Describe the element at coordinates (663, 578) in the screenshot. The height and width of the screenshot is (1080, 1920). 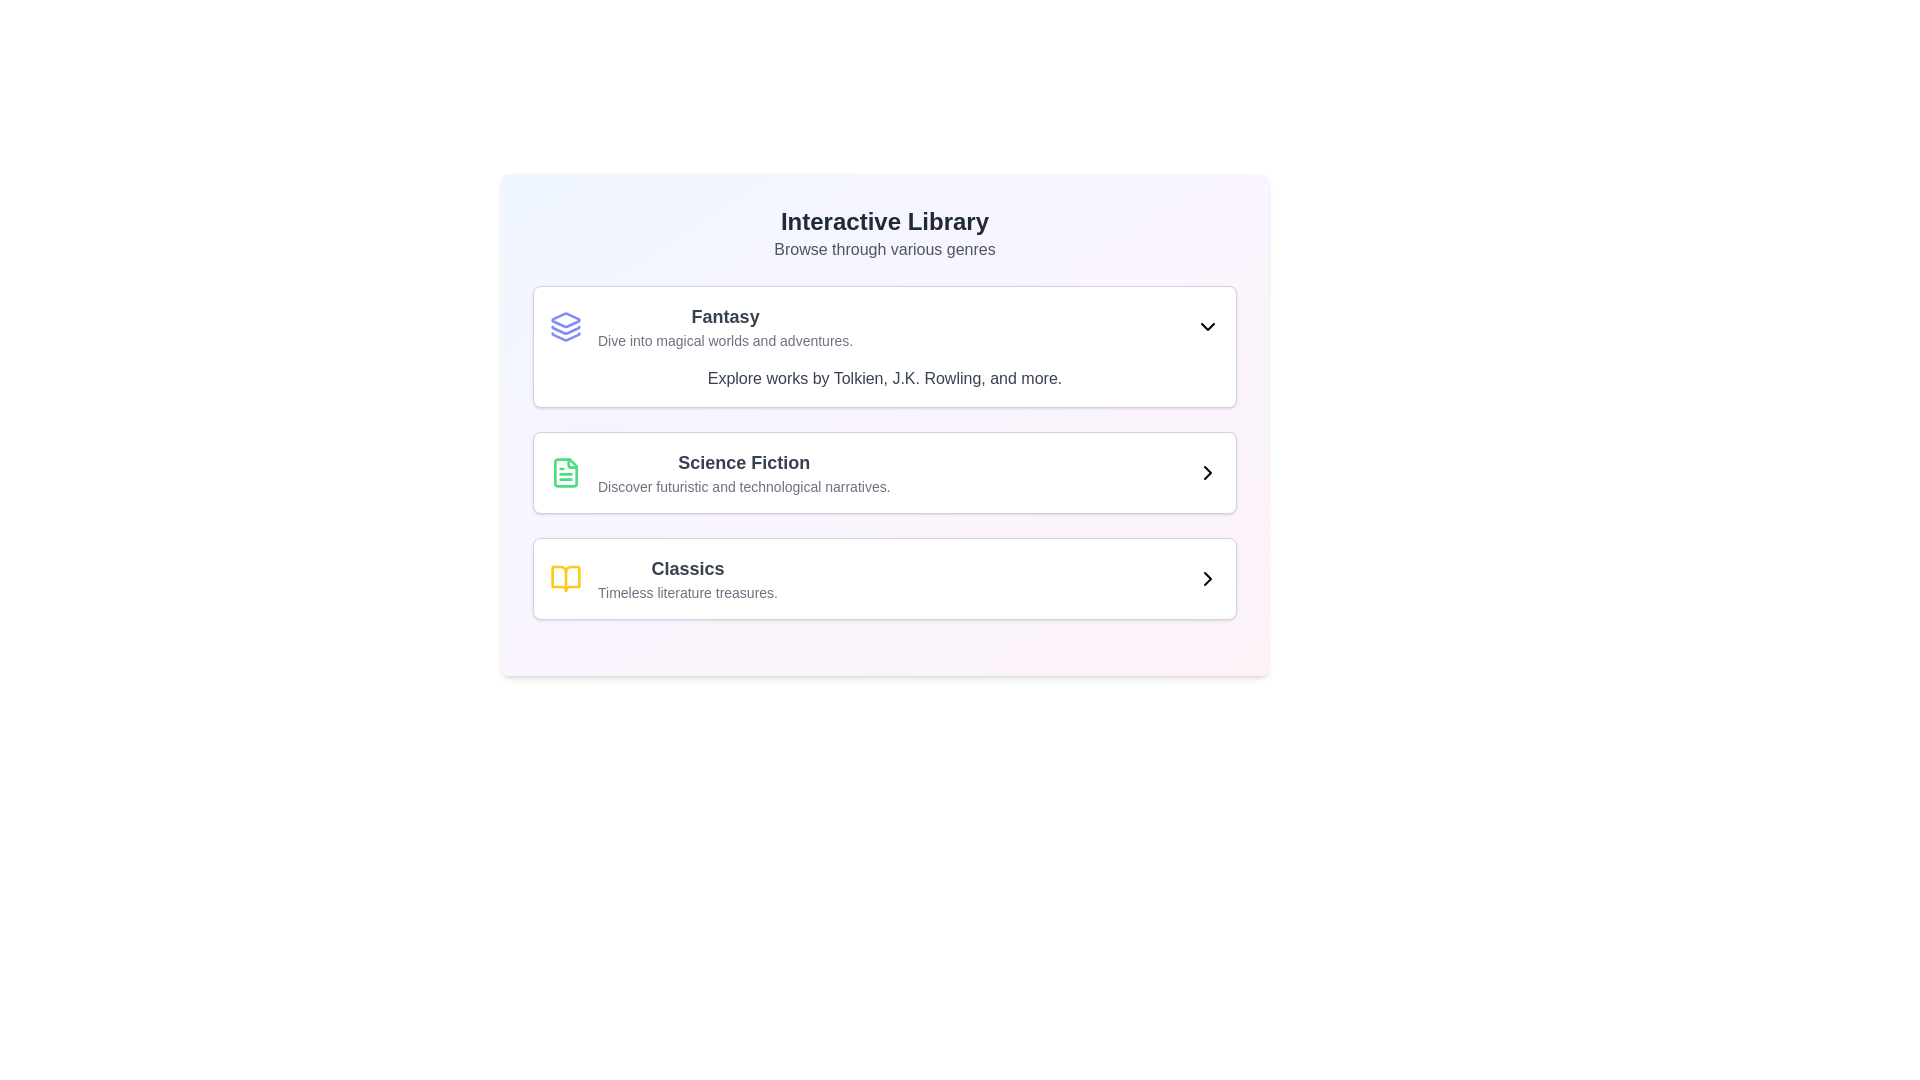
I see `the 'Classics' list item, which features a yellow book icon and includes the title 'Classics' in bold gray text and a subtitle in lighter gray` at that location.